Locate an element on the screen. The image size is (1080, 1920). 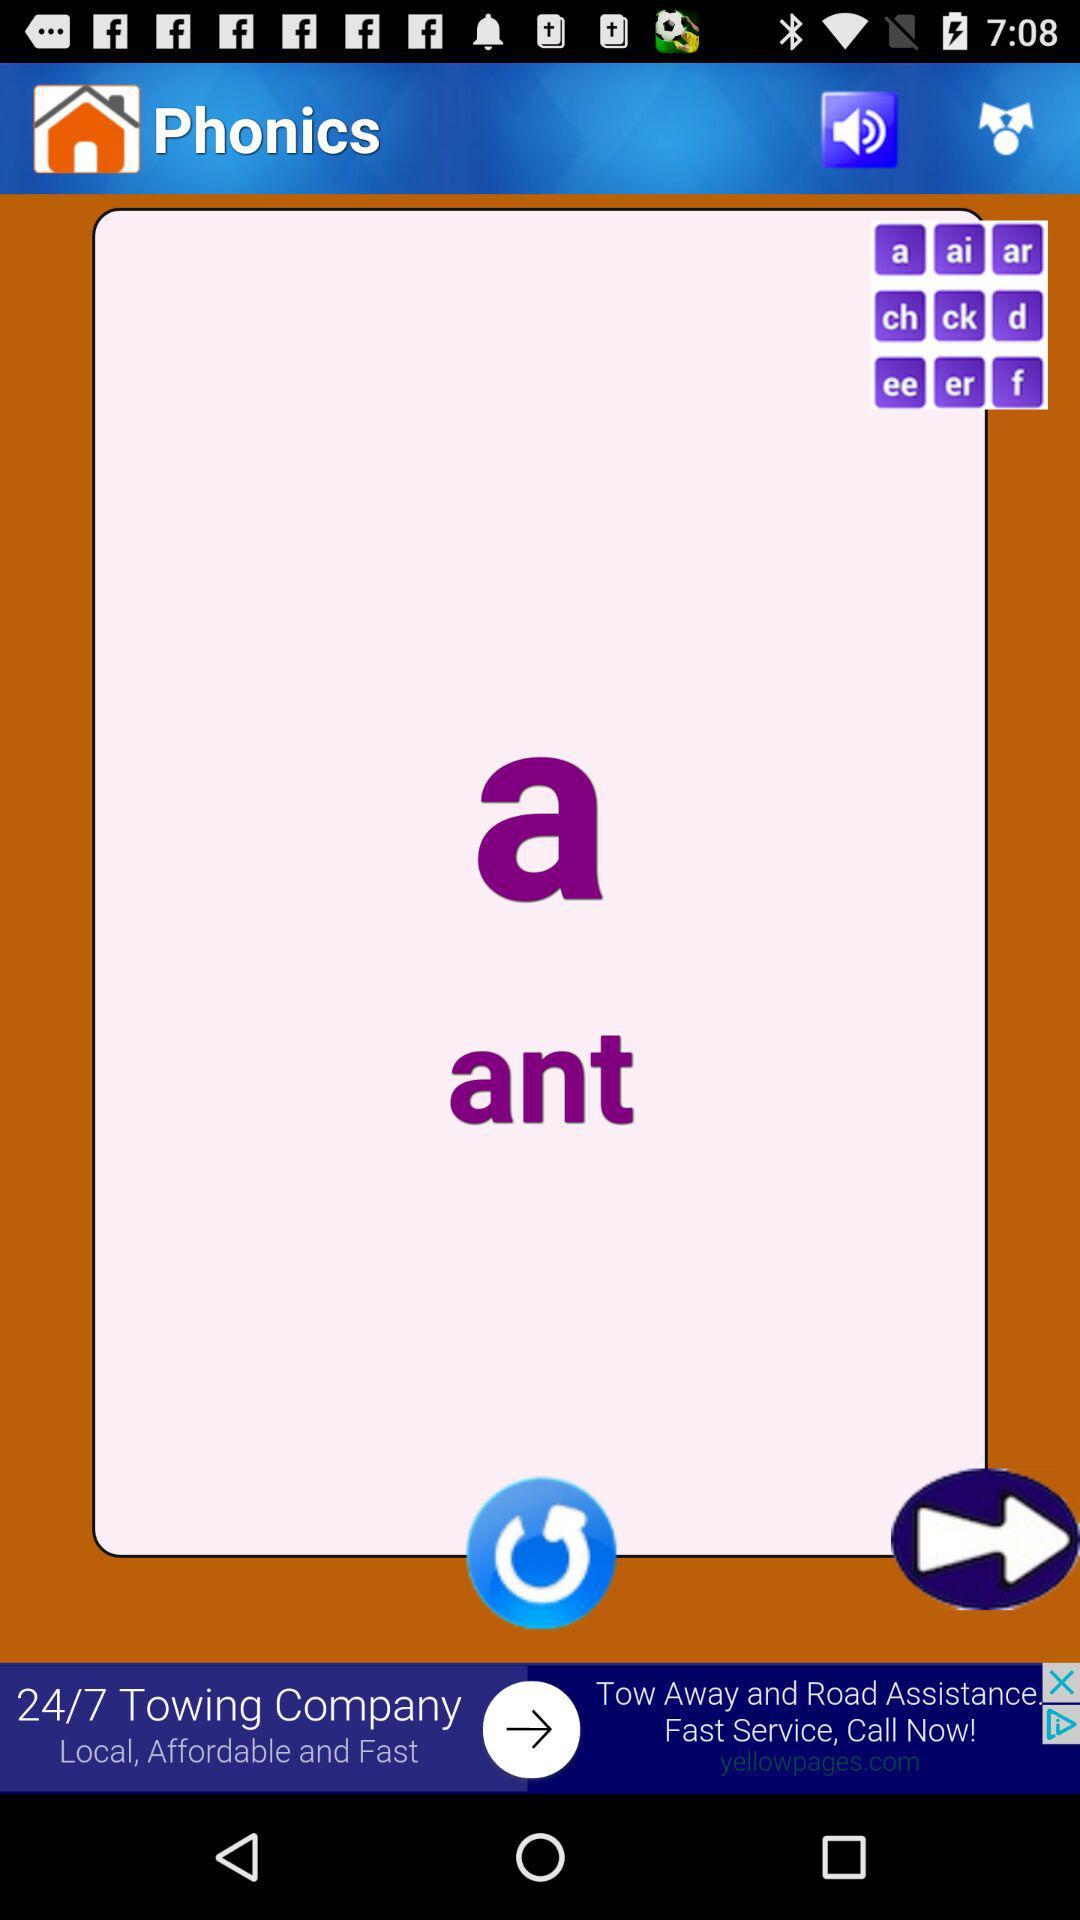
banner advertisement is located at coordinates (540, 1727).